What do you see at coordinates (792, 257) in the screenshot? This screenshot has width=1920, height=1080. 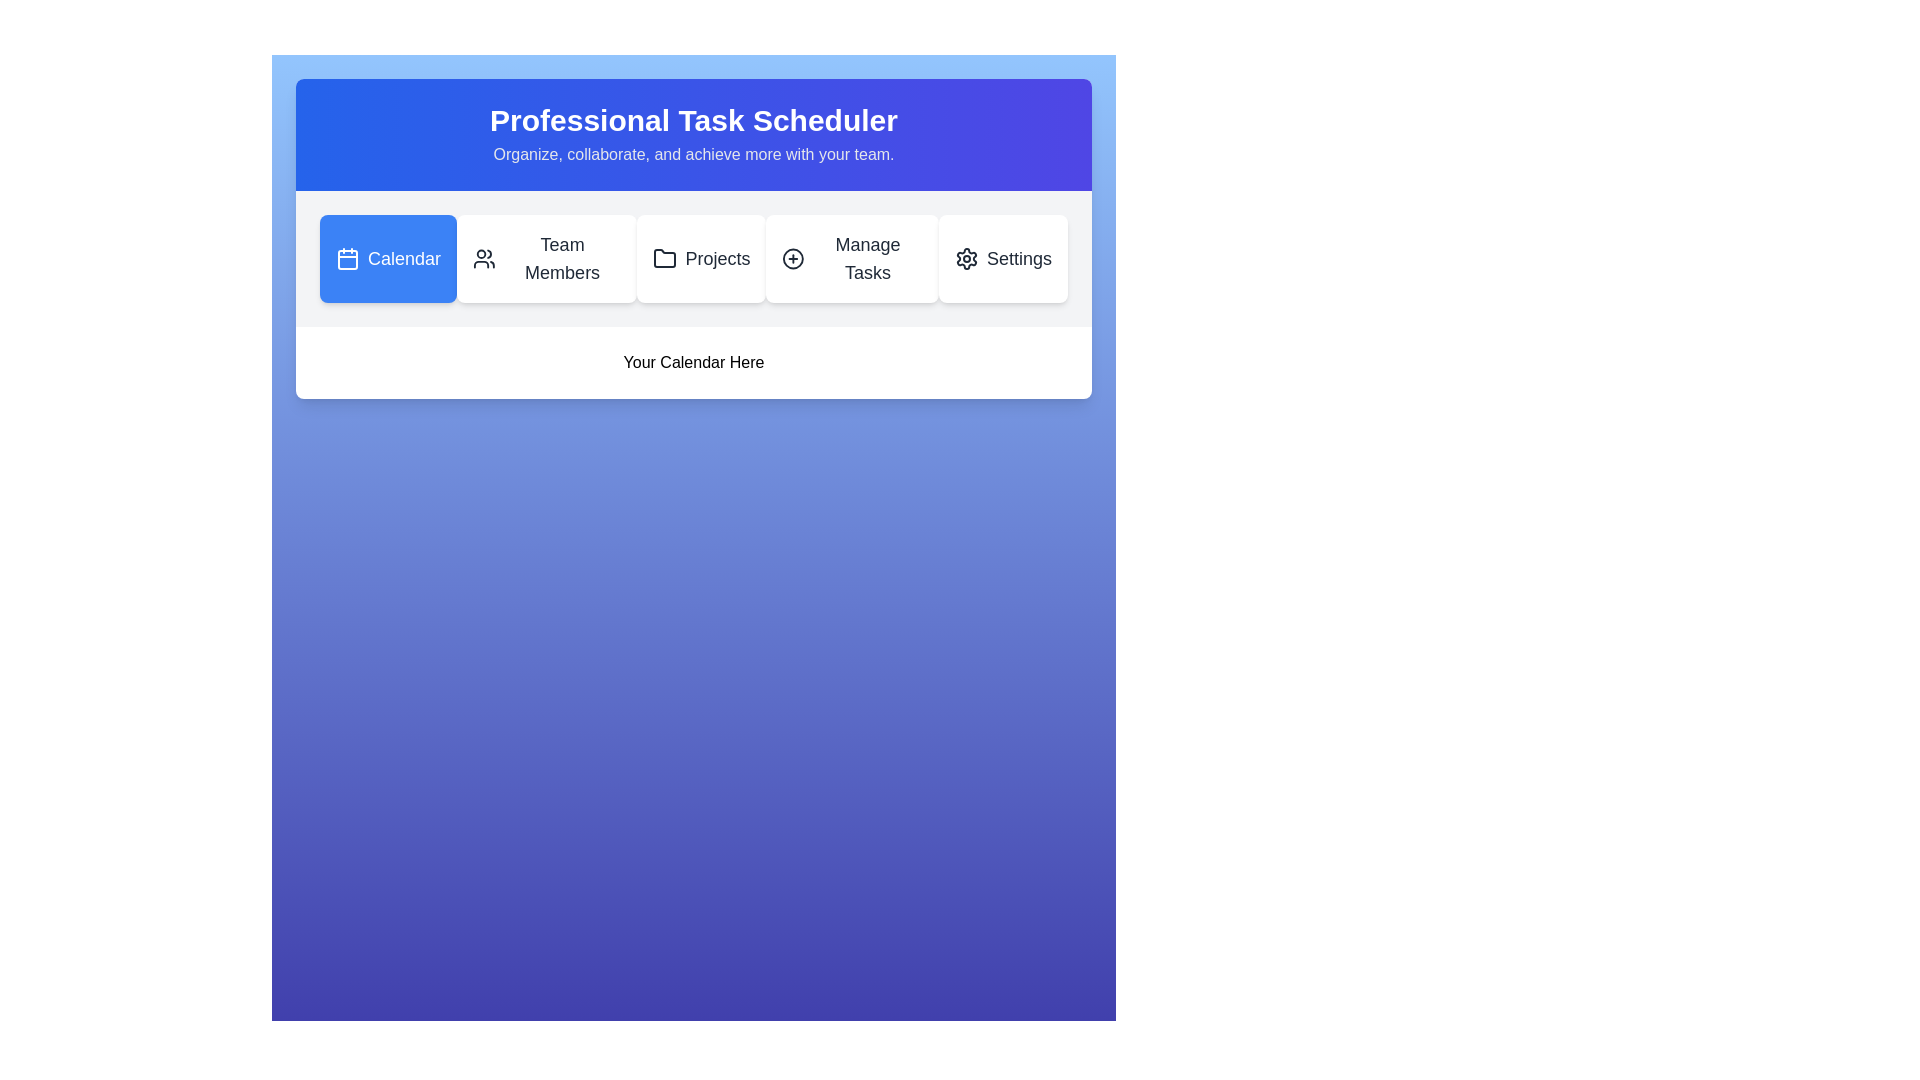 I see `the circular icon with a plus sign at its center, which is located within the 'Manage Tasks' button in the navigation bar` at bounding box center [792, 257].